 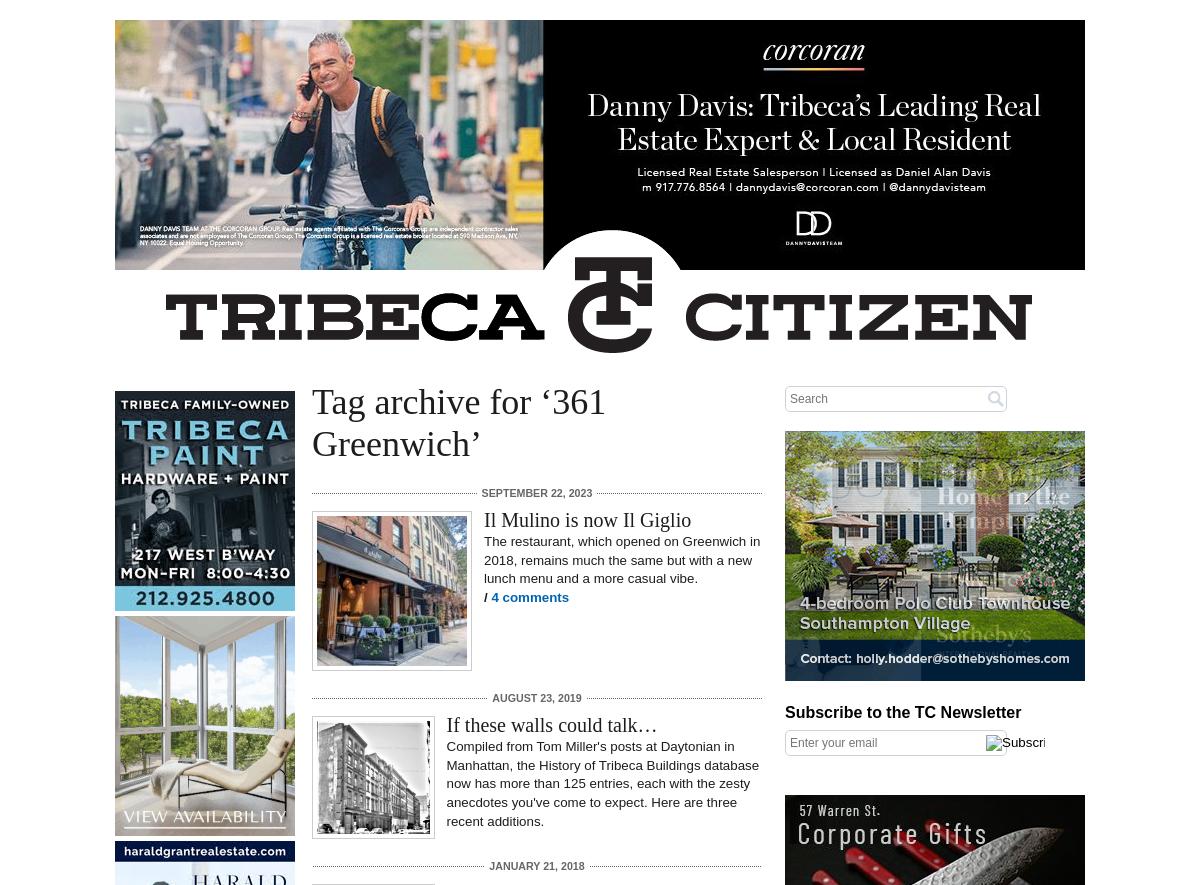 I want to click on '4 comments', so click(x=529, y=596).